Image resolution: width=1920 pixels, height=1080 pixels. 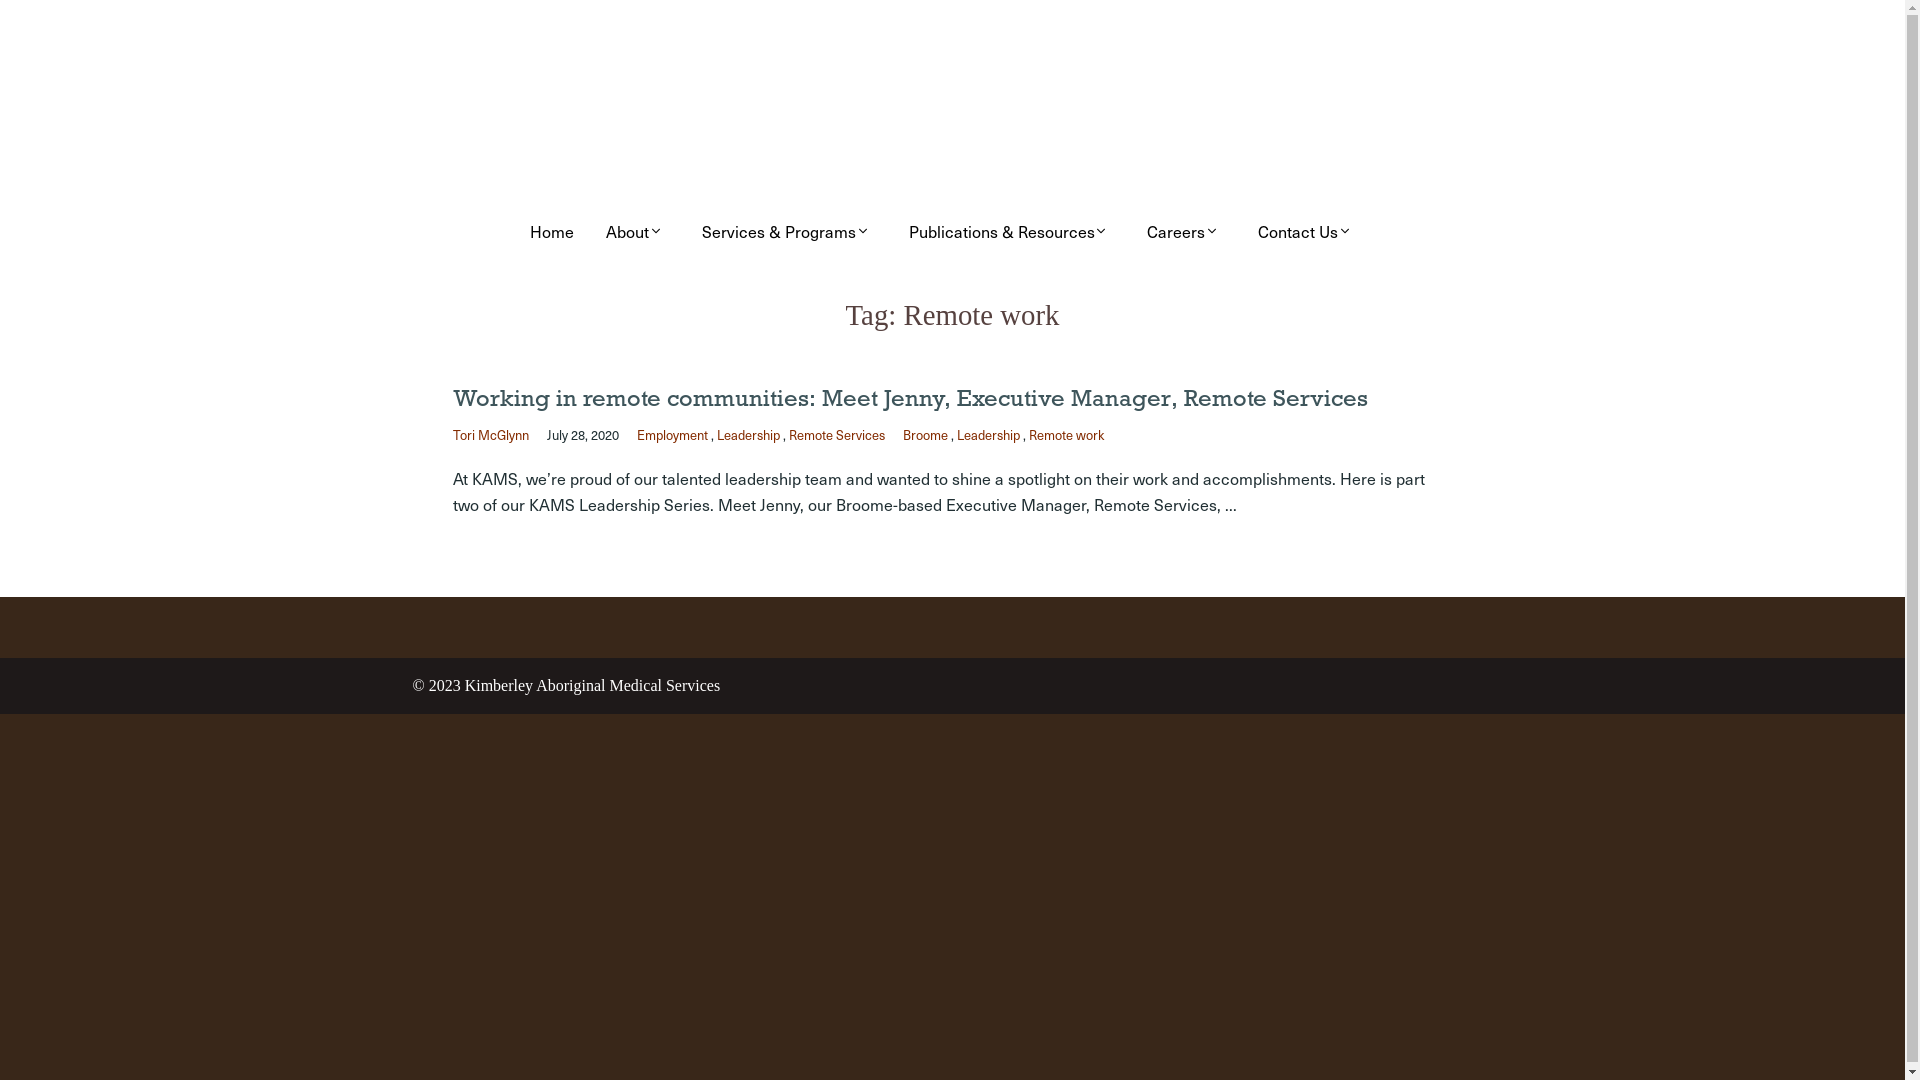 I want to click on 'Broome', so click(x=923, y=433).